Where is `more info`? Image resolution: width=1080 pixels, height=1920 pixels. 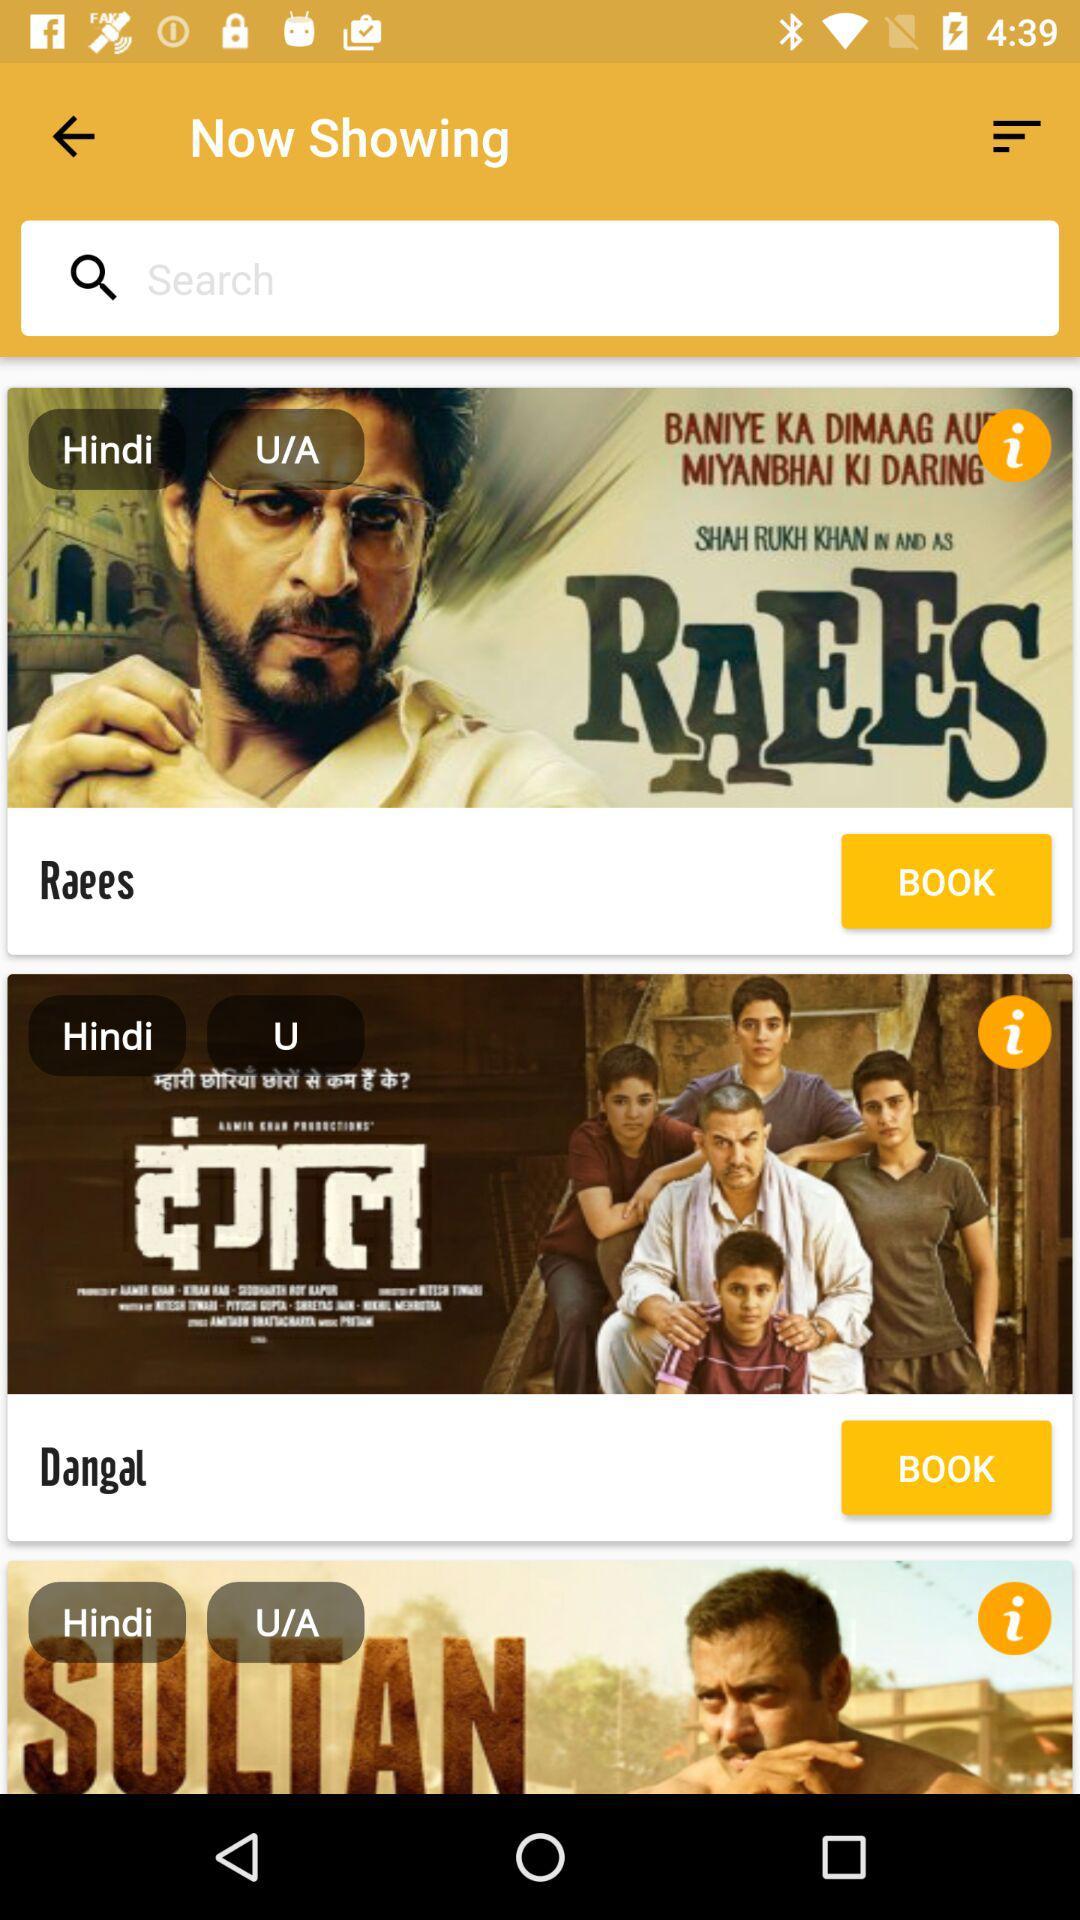 more info is located at coordinates (1014, 1618).